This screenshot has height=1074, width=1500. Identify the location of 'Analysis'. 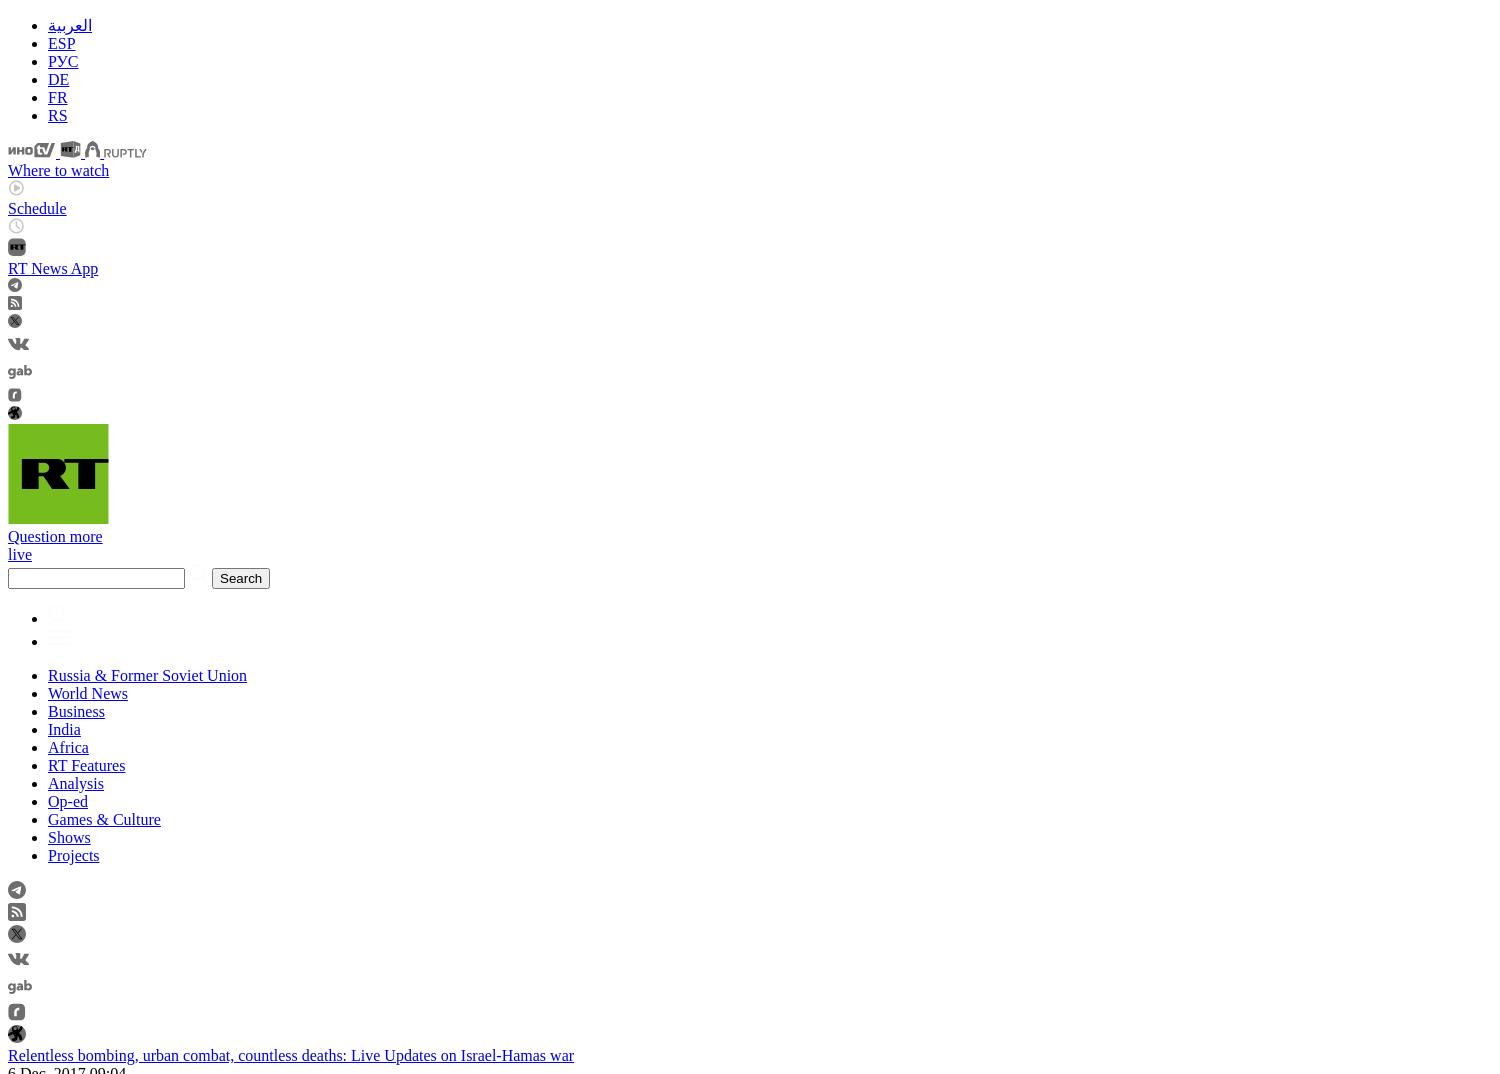
(48, 781).